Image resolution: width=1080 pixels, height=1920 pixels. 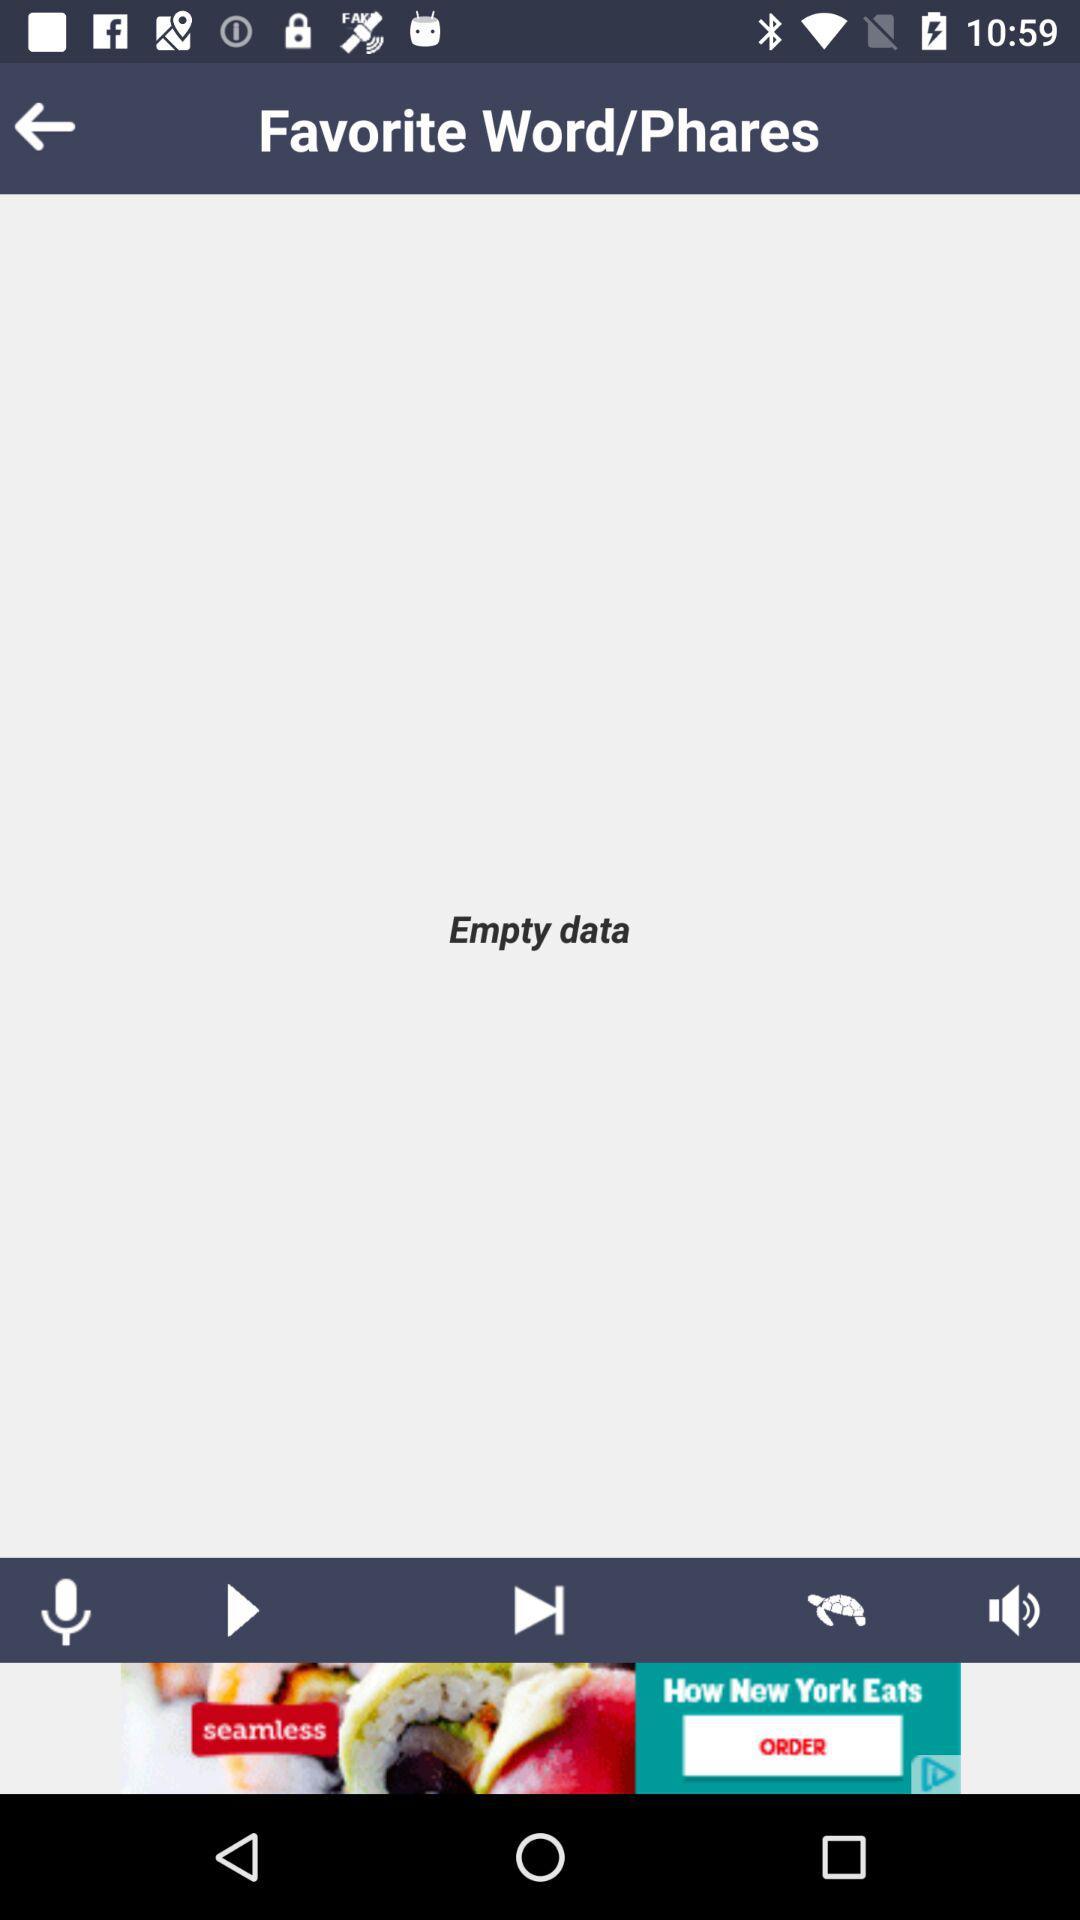 What do you see at coordinates (242, 1610) in the screenshot?
I see `audio` at bounding box center [242, 1610].